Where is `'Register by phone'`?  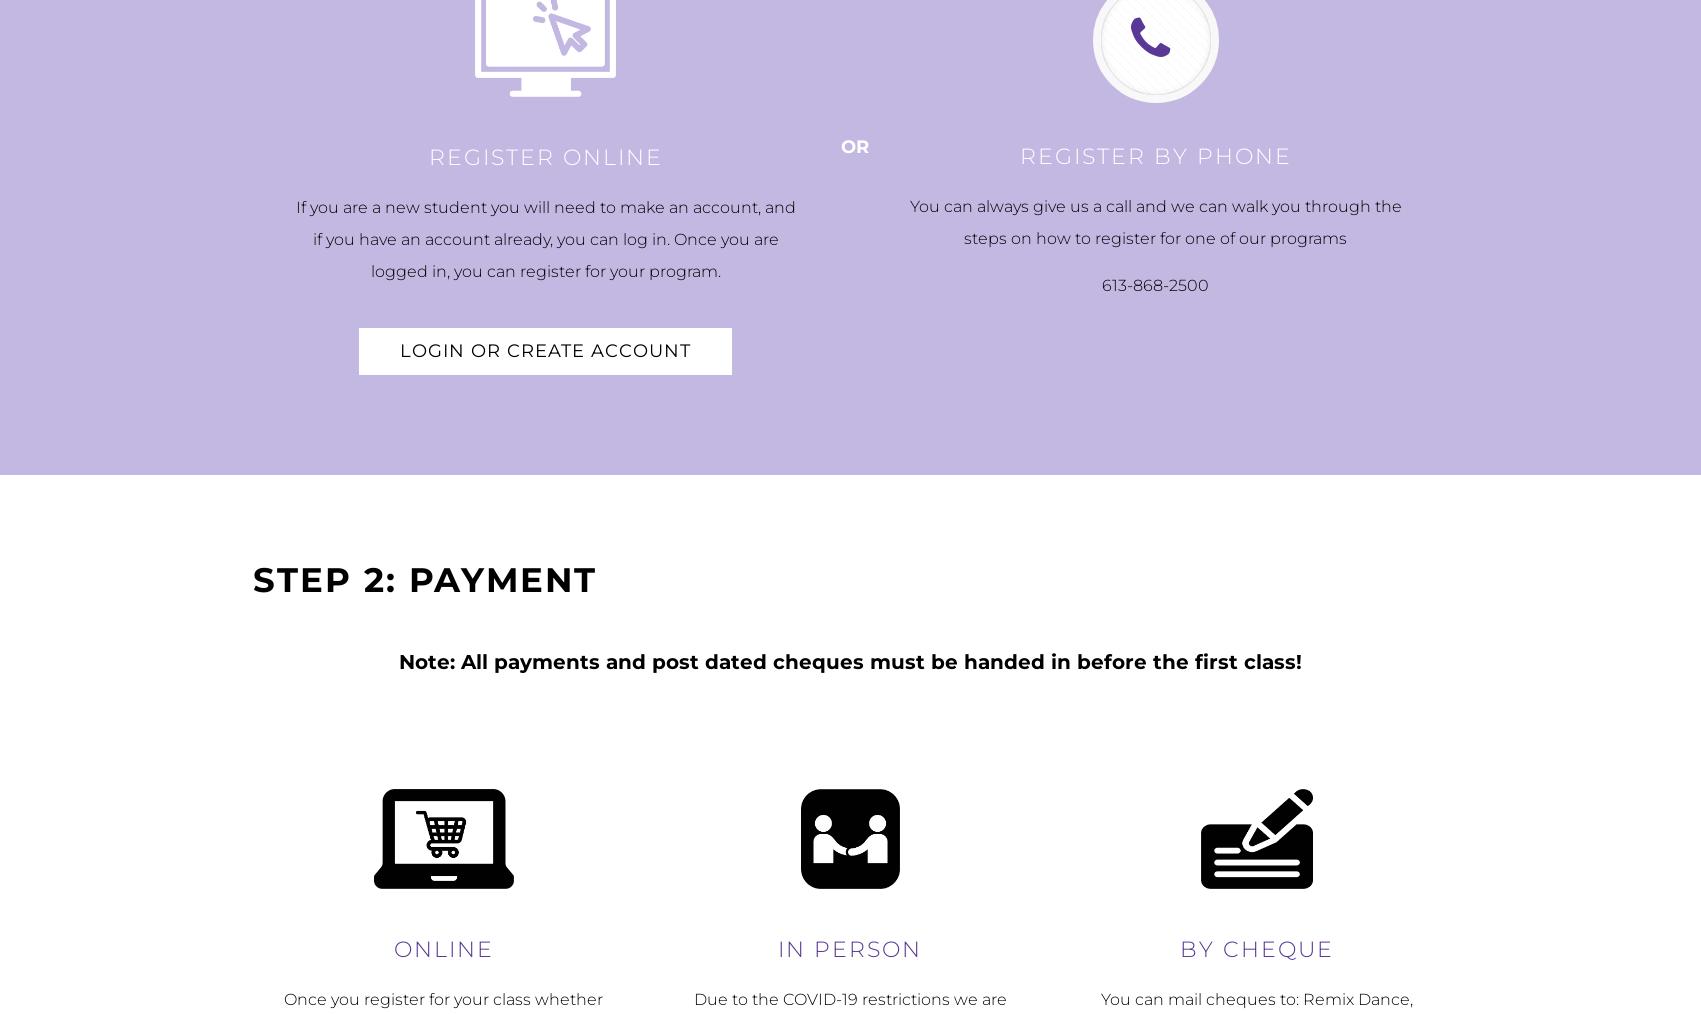
'Register by phone' is located at coordinates (1019, 156).